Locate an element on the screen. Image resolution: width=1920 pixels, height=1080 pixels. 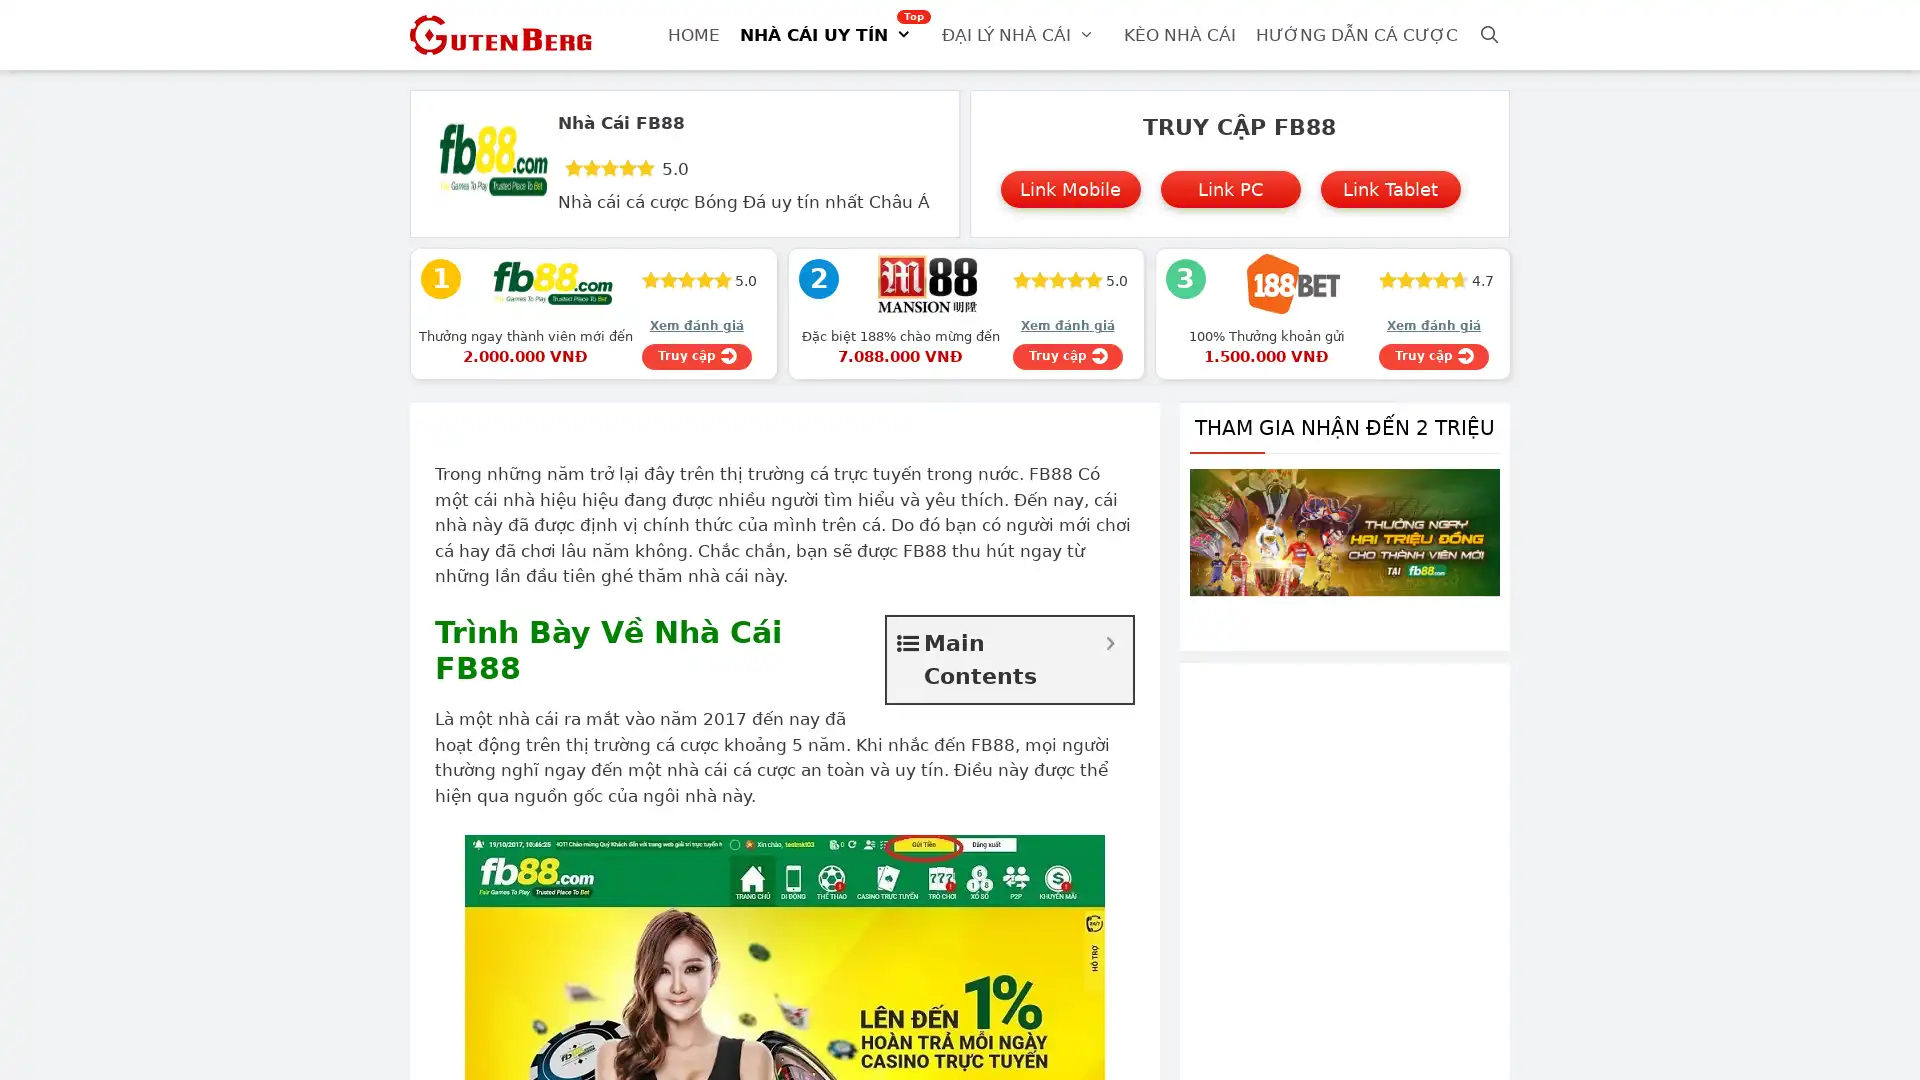
Main Contents is located at coordinates (1109, 643).